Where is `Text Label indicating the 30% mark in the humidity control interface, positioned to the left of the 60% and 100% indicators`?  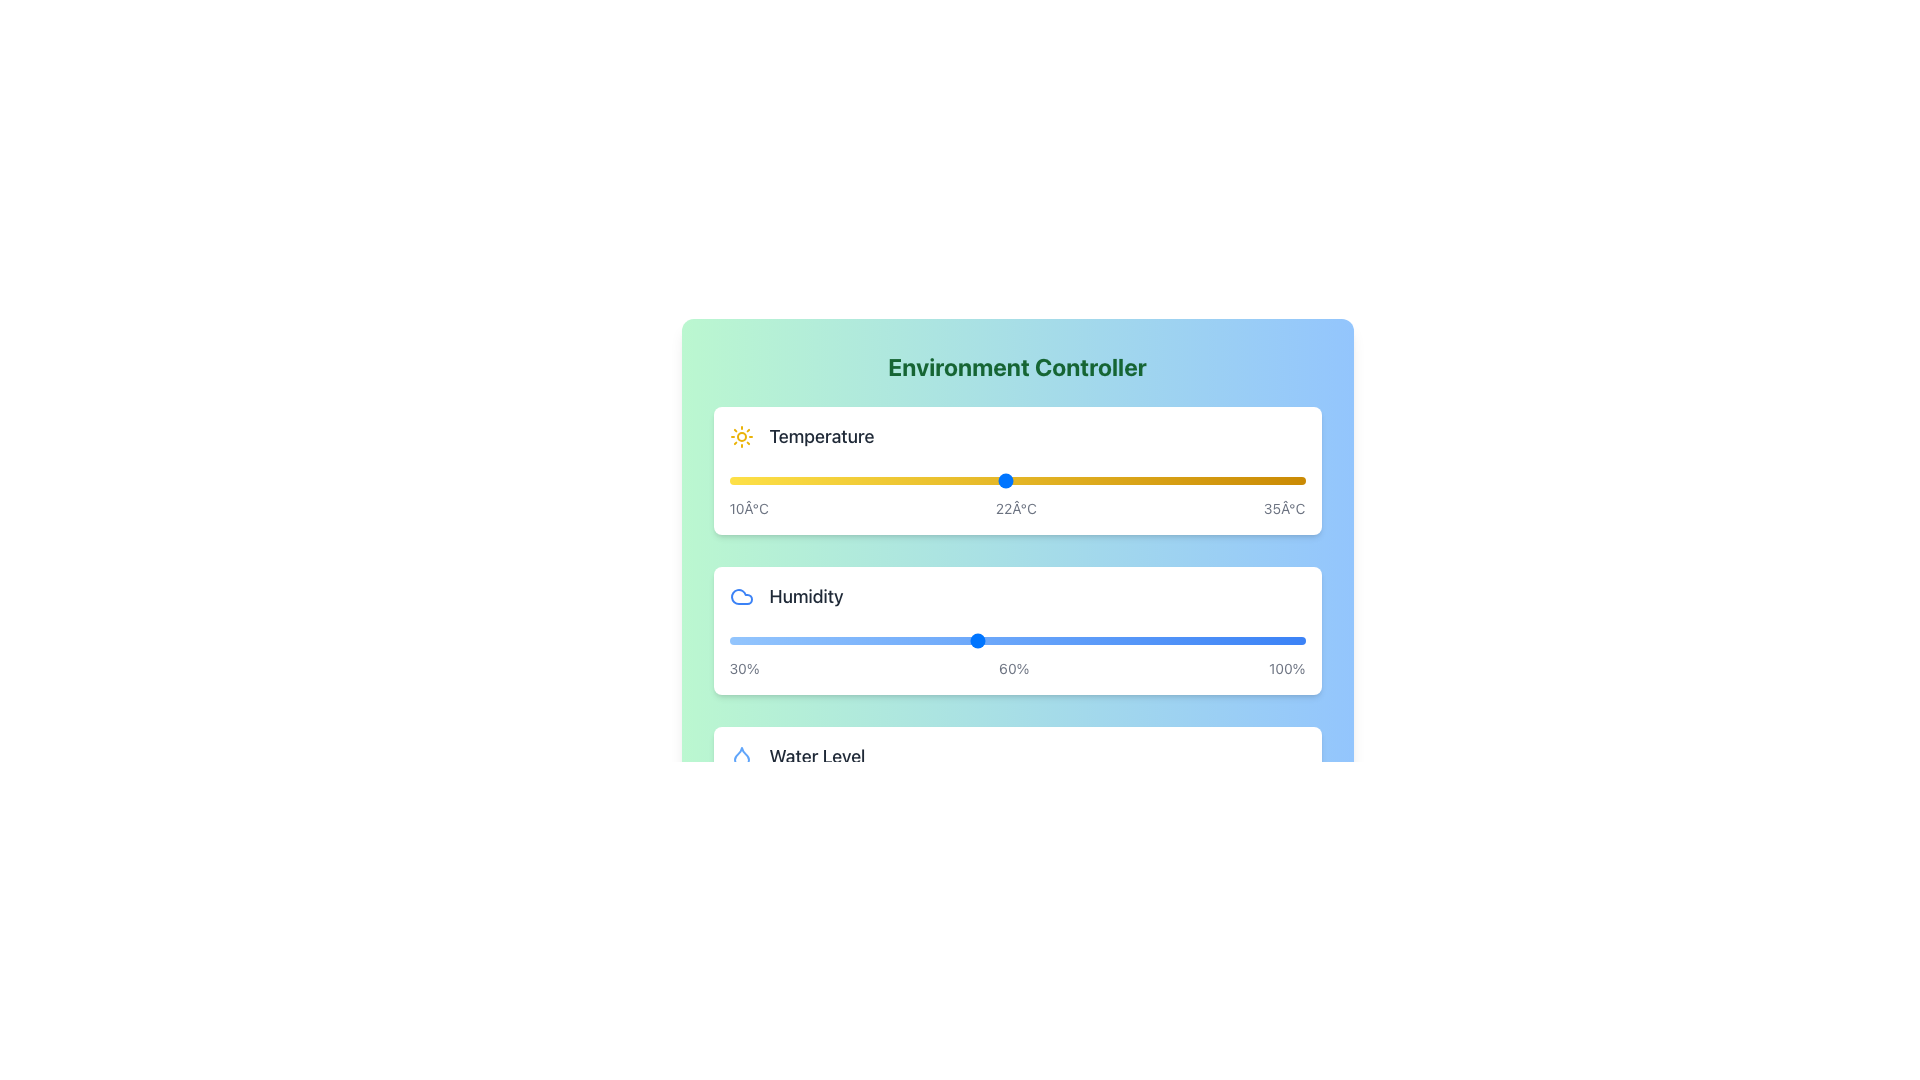
Text Label indicating the 30% mark in the humidity control interface, positioned to the left of the 60% and 100% indicators is located at coordinates (743, 668).